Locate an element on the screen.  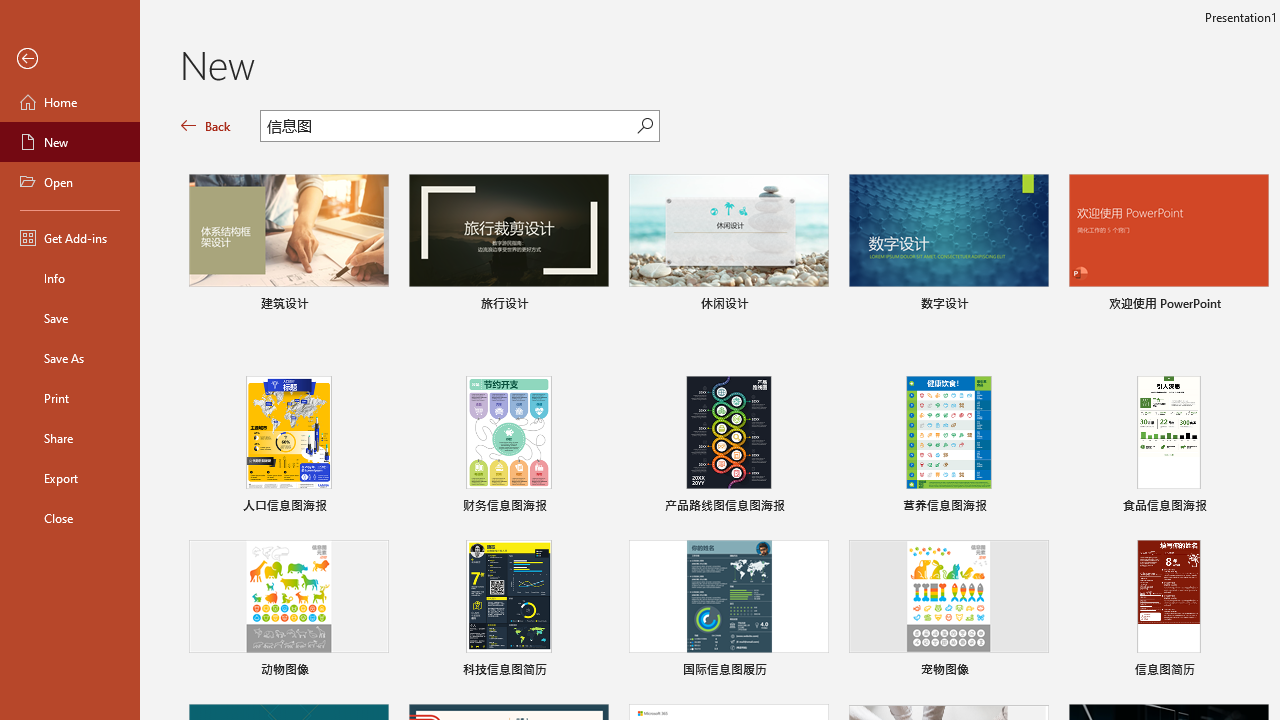
'Start searching' is located at coordinates (645, 125).